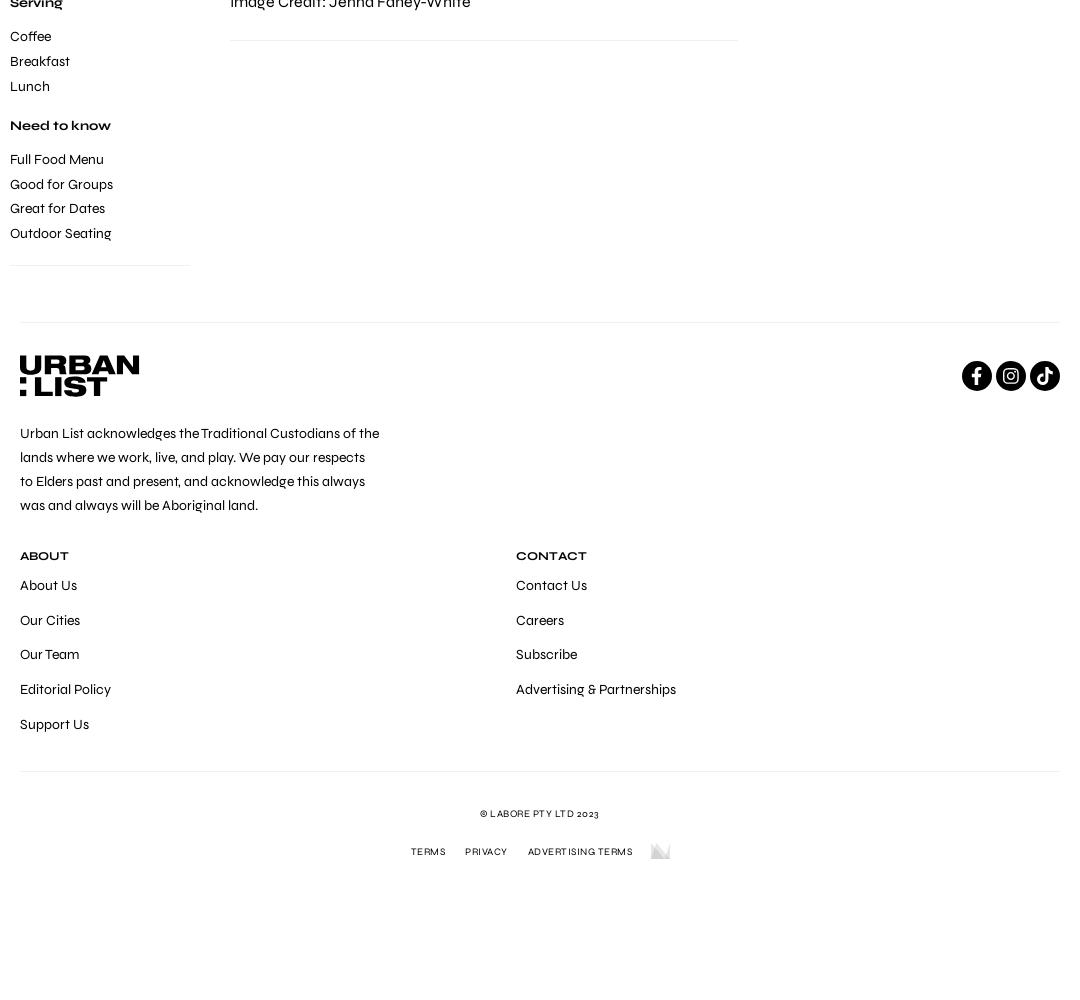  What do you see at coordinates (64, 688) in the screenshot?
I see `'Editorial Policy'` at bounding box center [64, 688].